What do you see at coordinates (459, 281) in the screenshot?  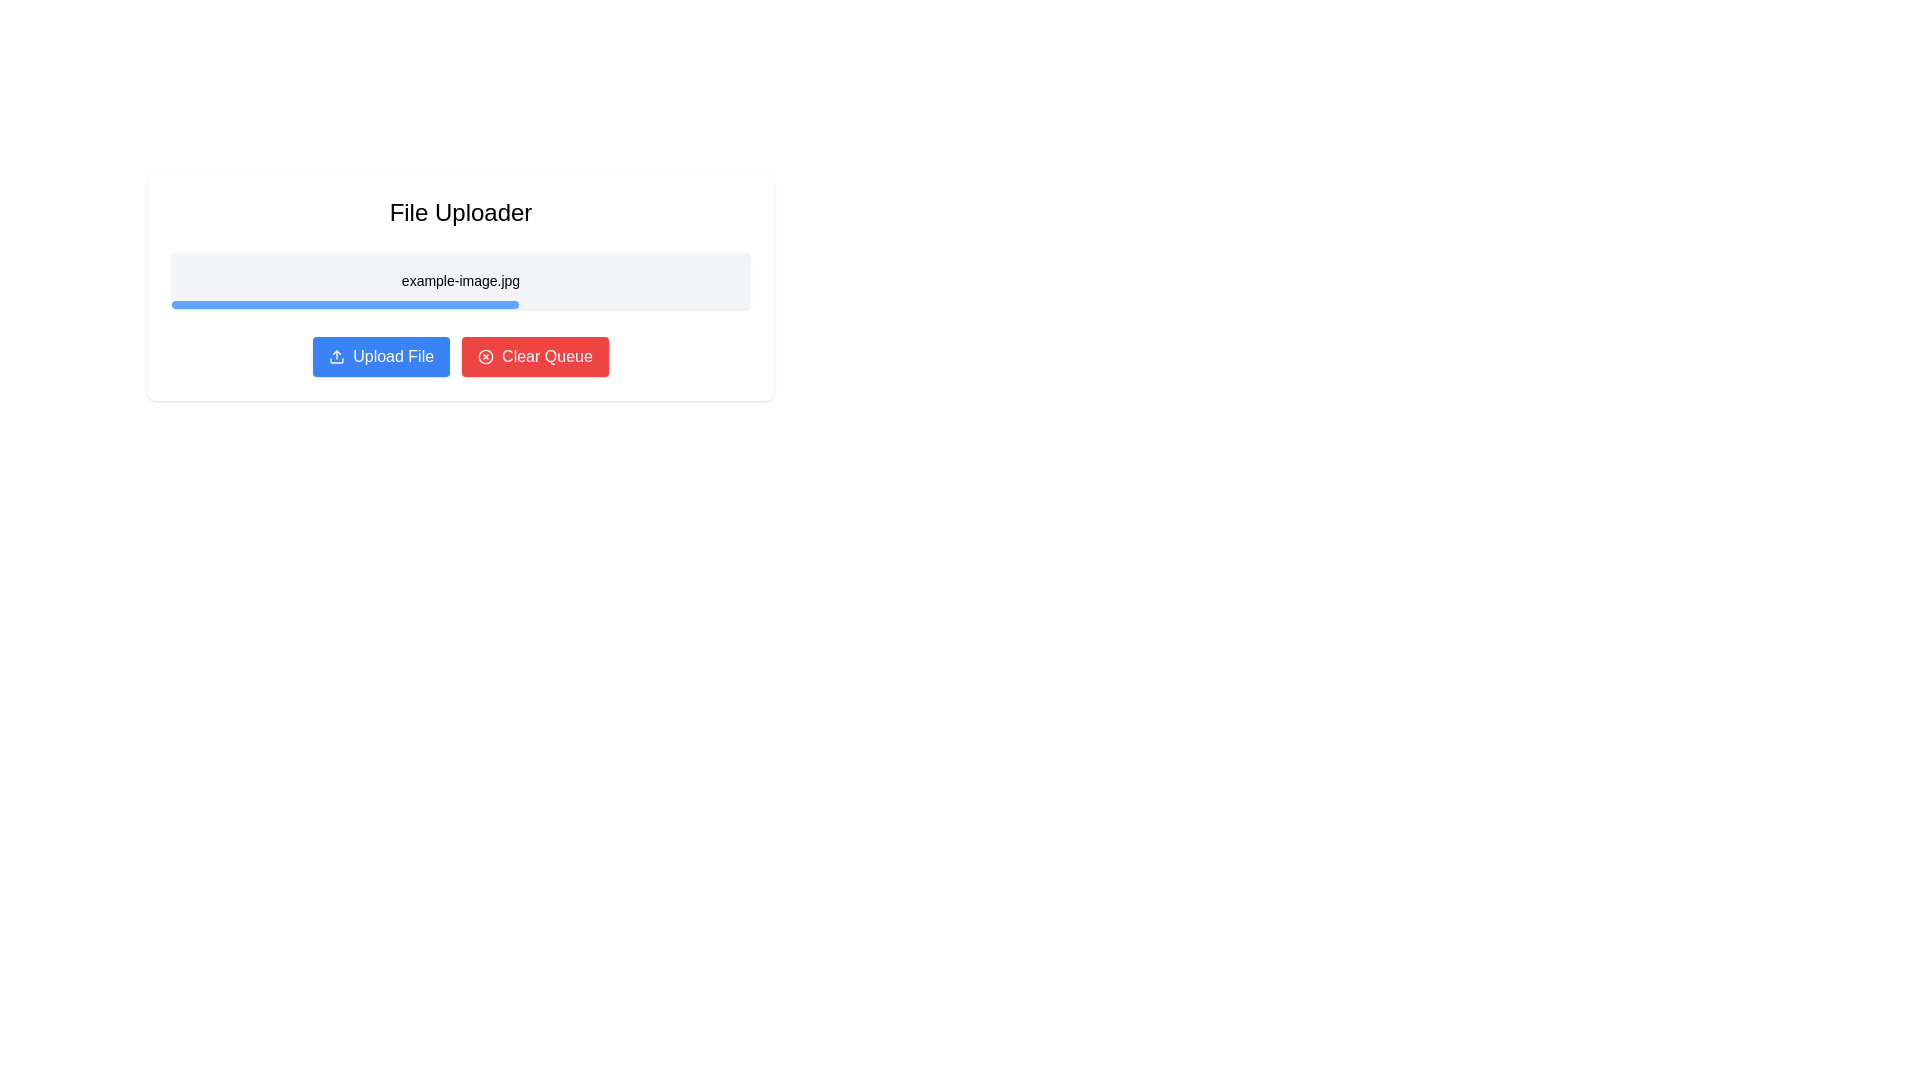 I see `label displaying the file name 'example-image.jpg' in the file upload interface, which is located below the title 'File Uploader' and above the action buttons` at bounding box center [459, 281].